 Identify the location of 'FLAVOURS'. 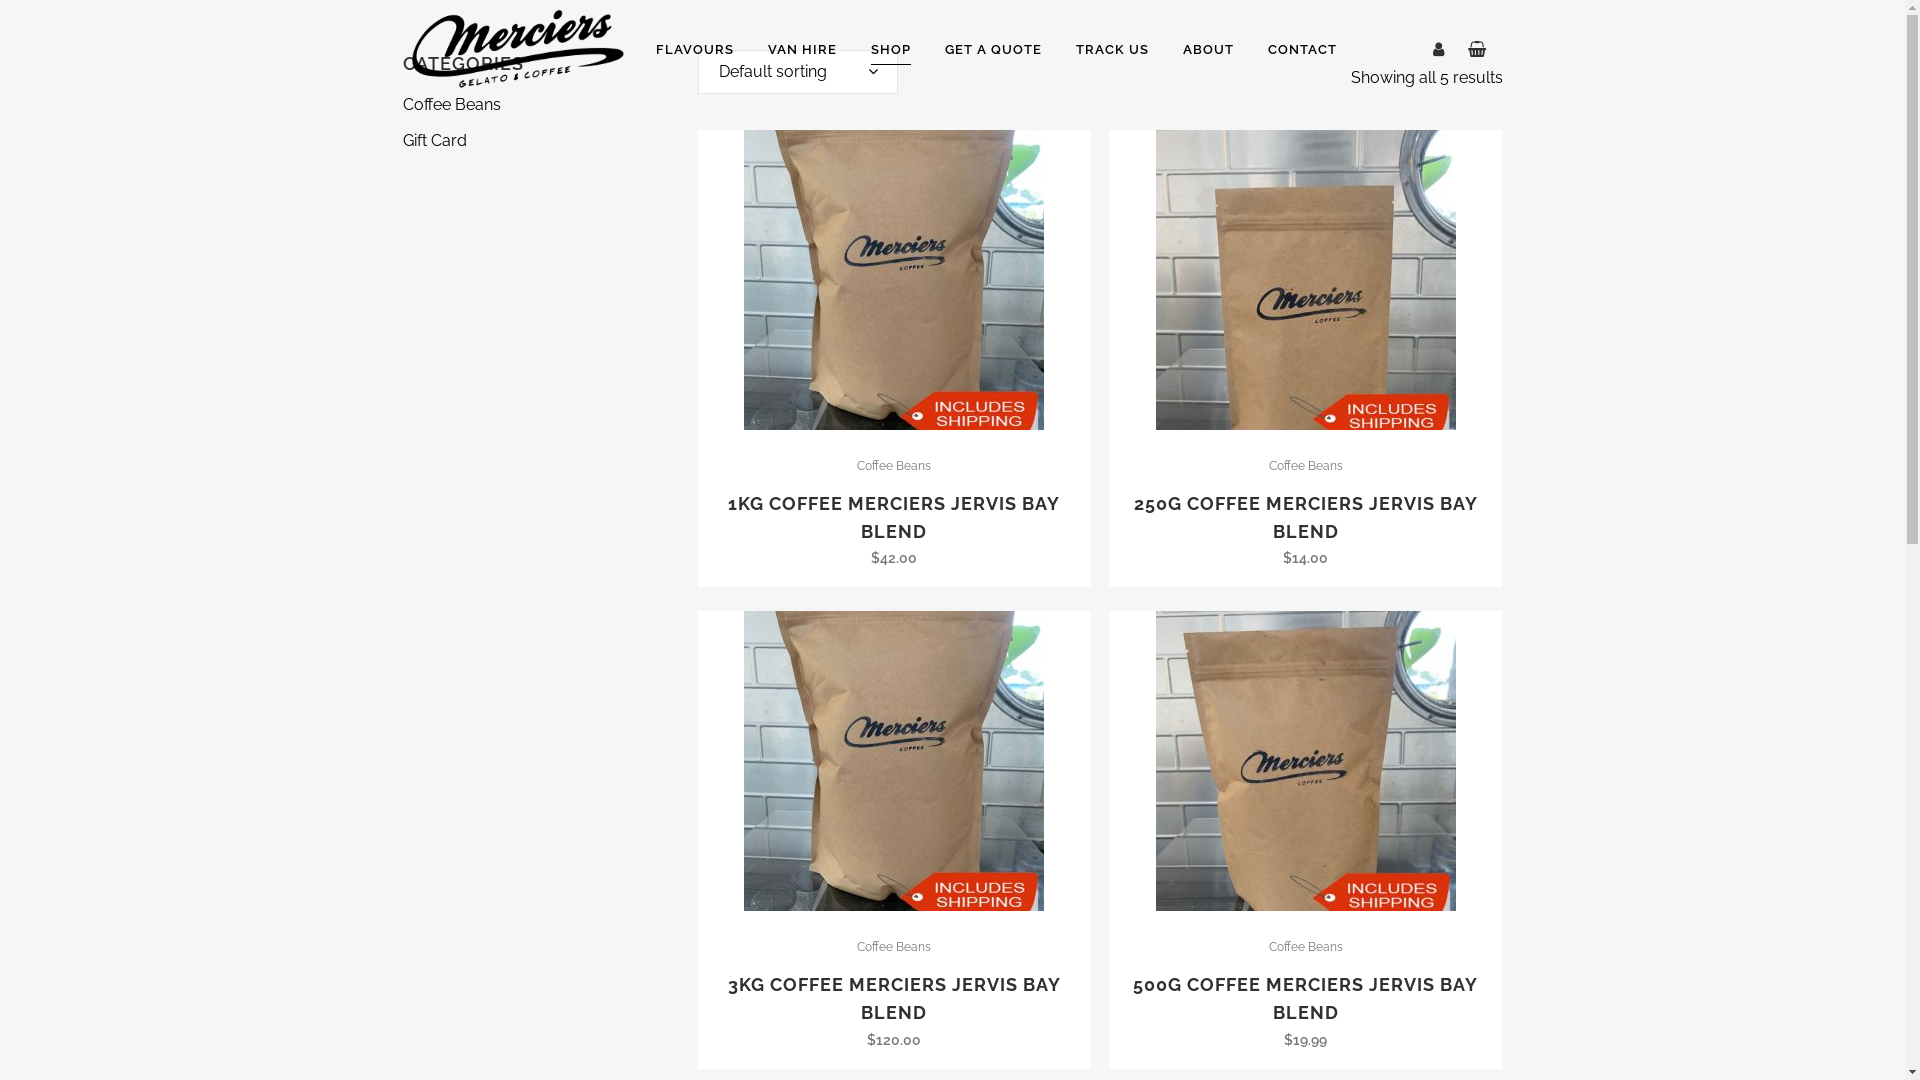
(695, 49).